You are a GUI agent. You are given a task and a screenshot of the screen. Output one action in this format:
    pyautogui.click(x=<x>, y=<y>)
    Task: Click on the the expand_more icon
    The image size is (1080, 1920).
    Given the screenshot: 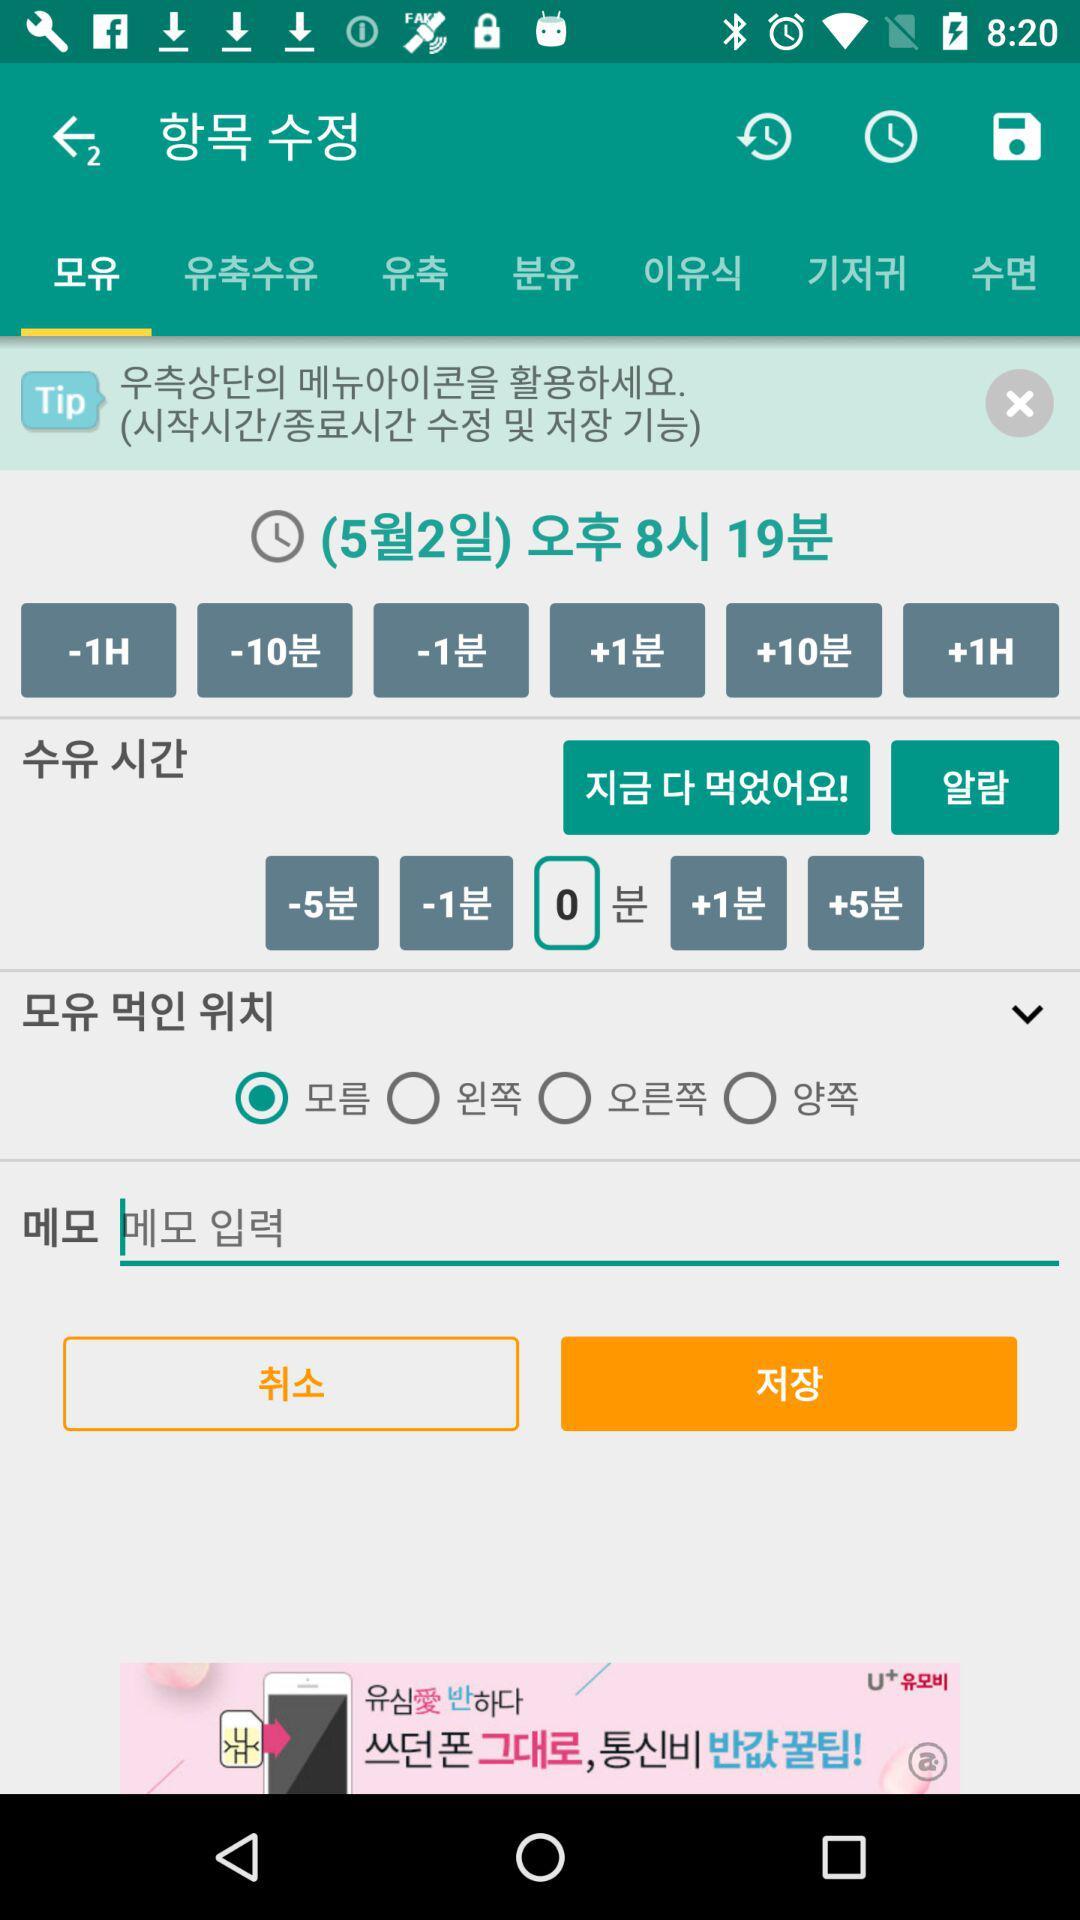 What is the action you would take?
    pyautogui.click(x=1027, y=1013)
    